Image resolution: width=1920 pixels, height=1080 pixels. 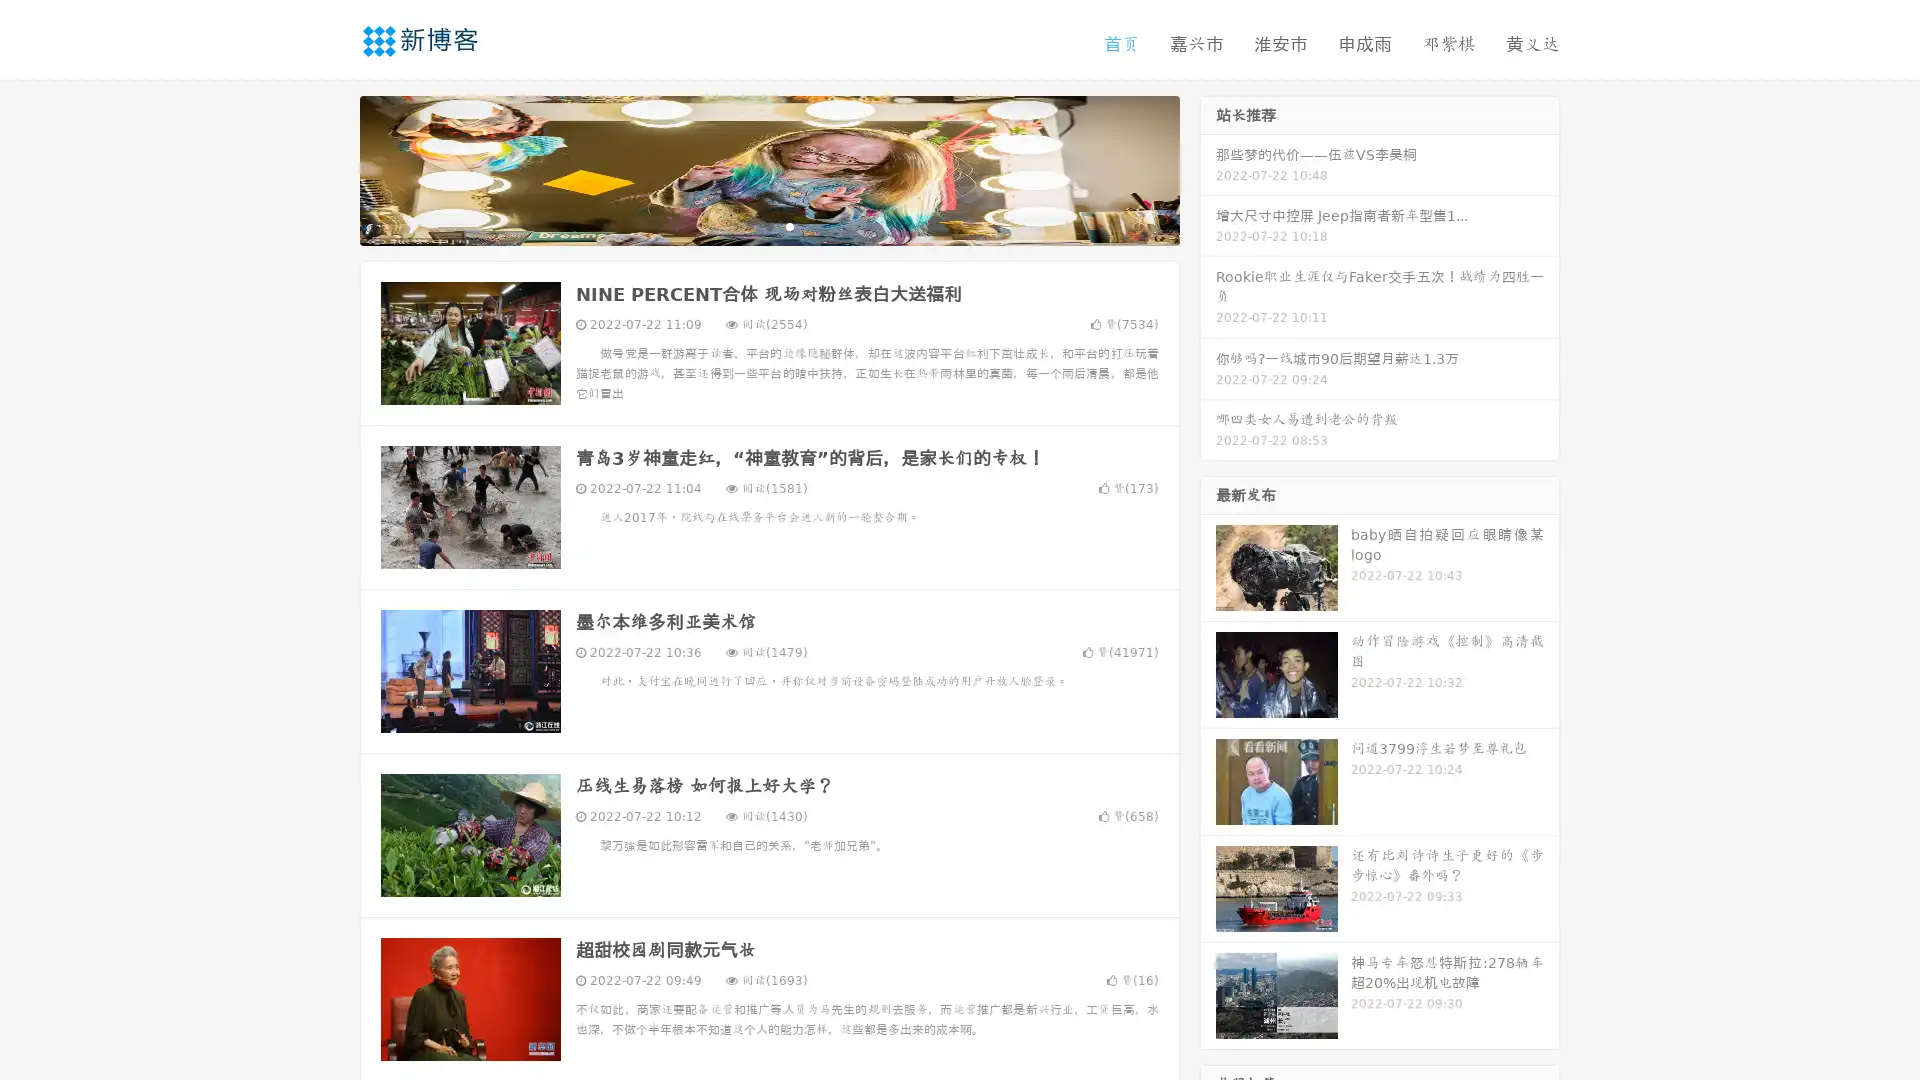 I want to click on Go to slide 2, so click(x=768, y=225).